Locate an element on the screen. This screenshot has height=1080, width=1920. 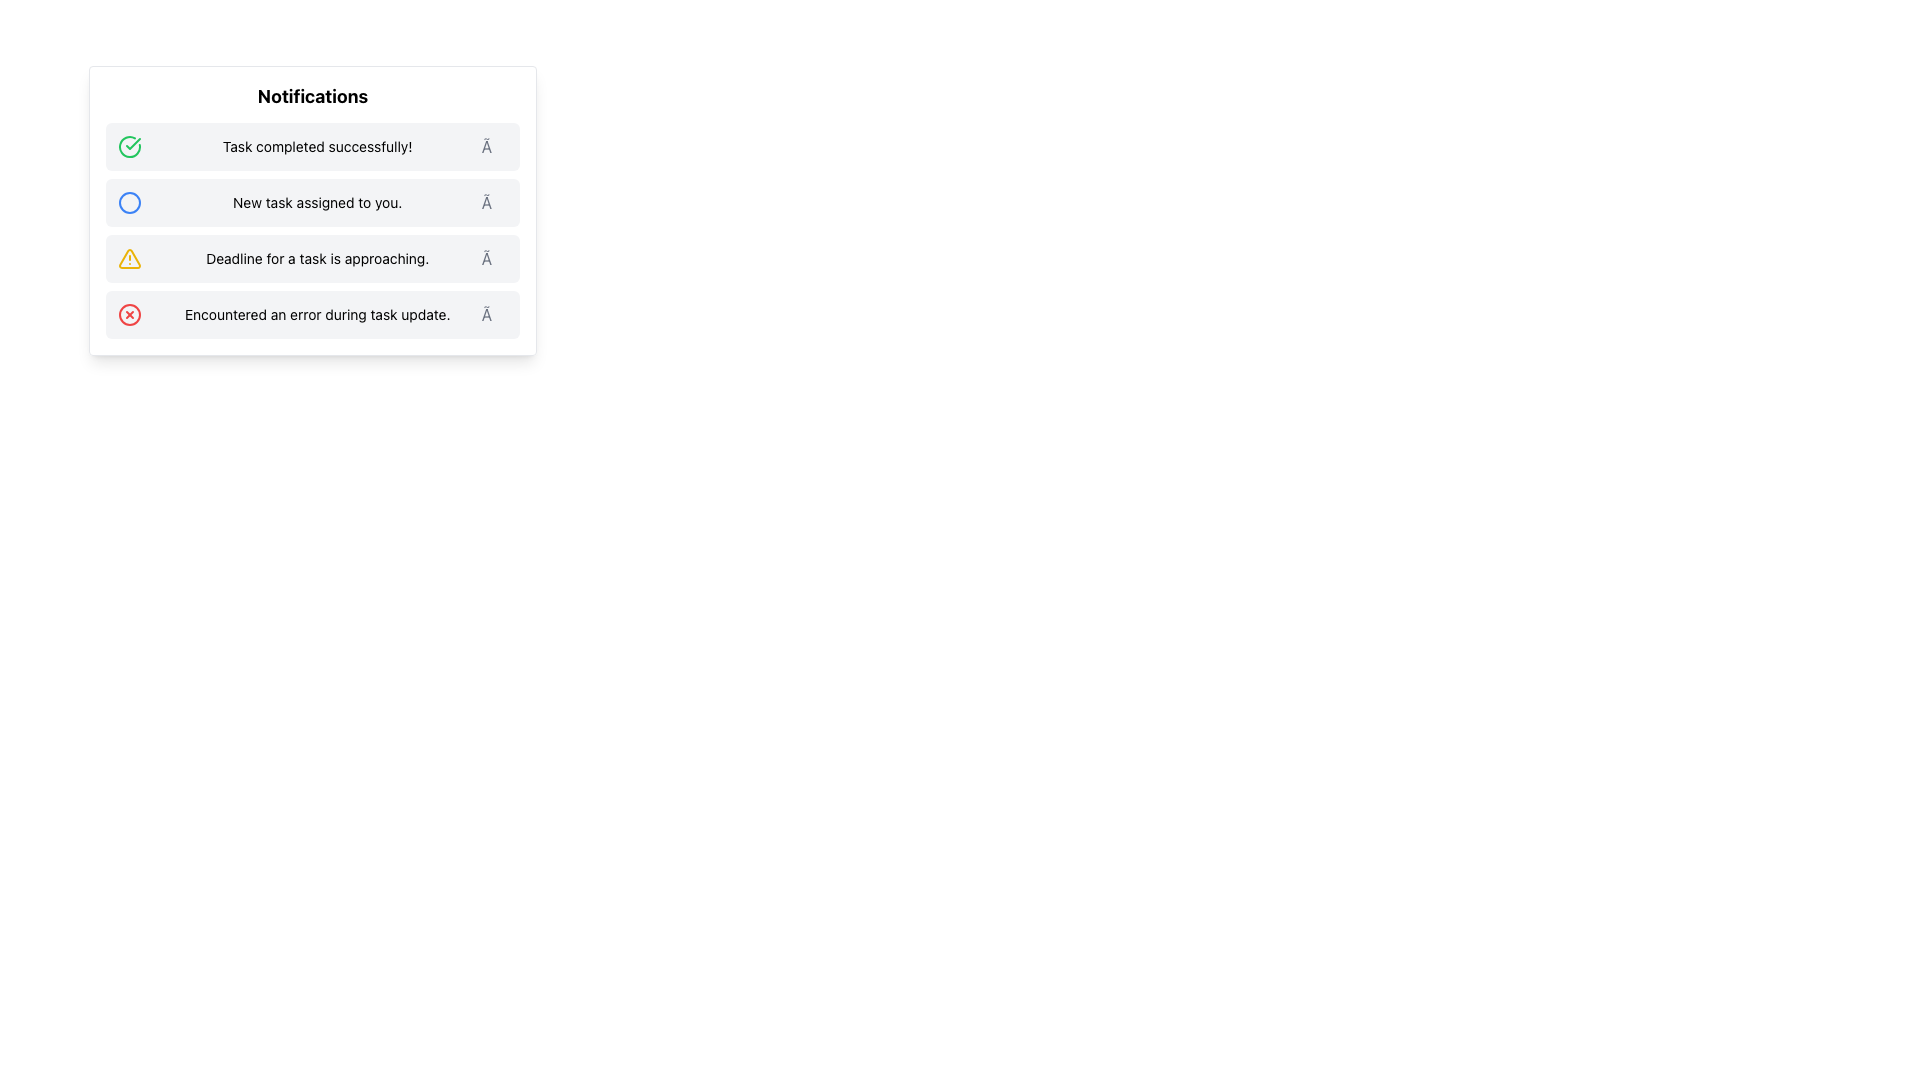
the close button located on the far right of the 'Task completed successfully!' notification message bar is located at coordinates (494, 145).